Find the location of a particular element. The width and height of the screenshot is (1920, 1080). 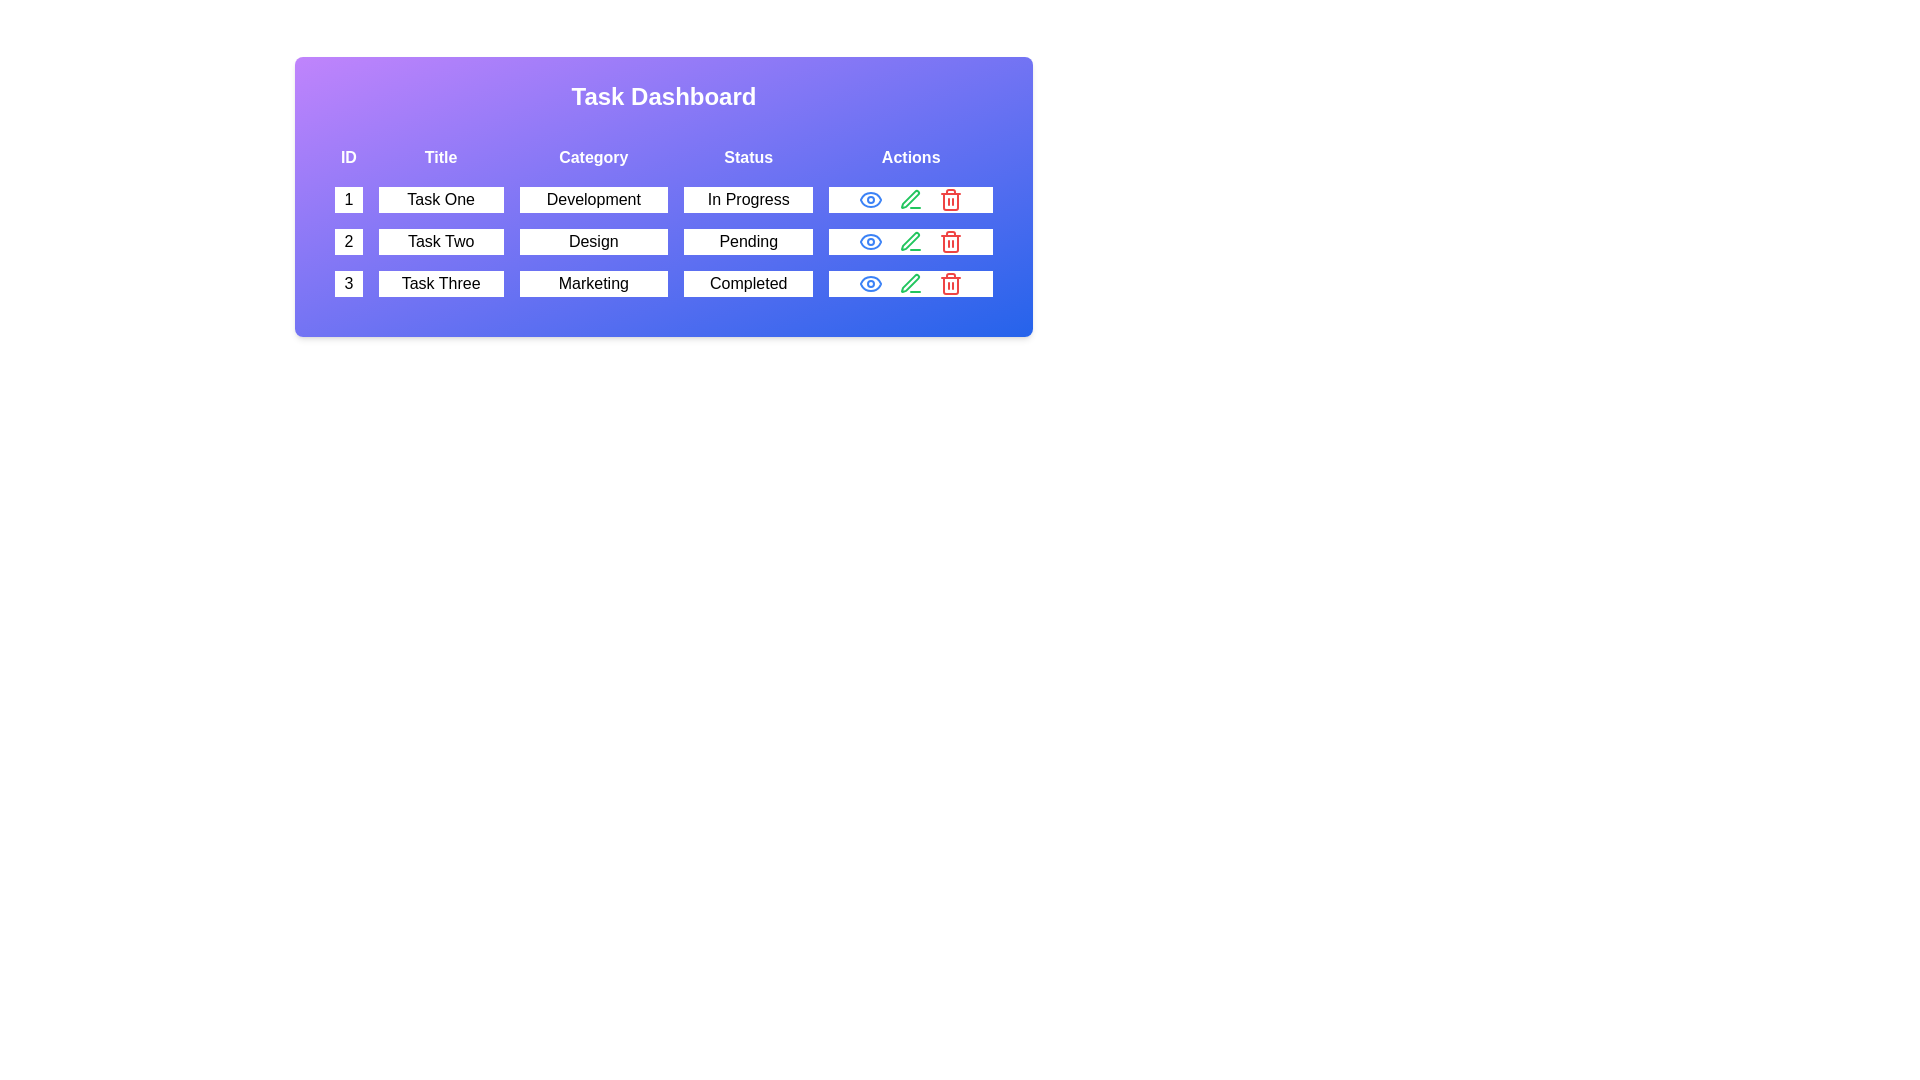

the row corresponding to 1 is located at coordinates (663, 200).